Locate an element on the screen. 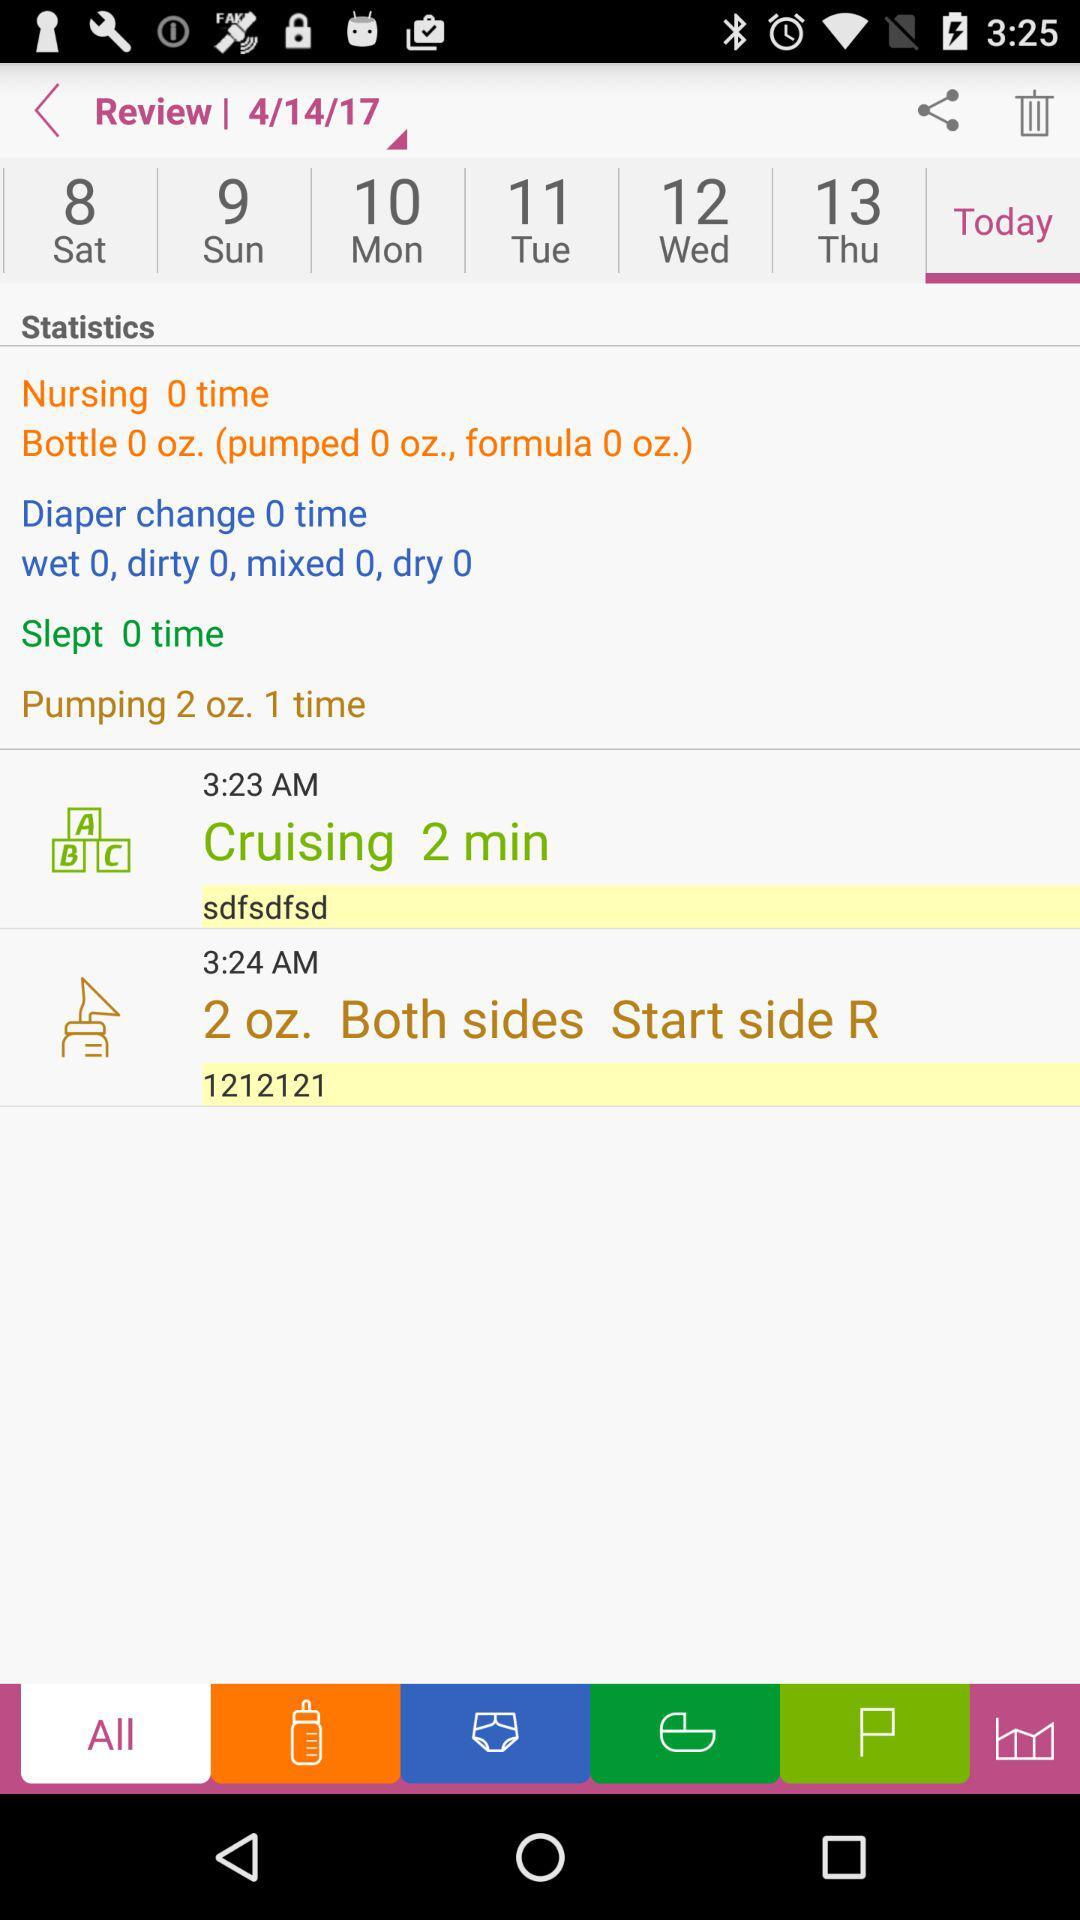  the app next to 12 icon is located at coordinates (848, 220).